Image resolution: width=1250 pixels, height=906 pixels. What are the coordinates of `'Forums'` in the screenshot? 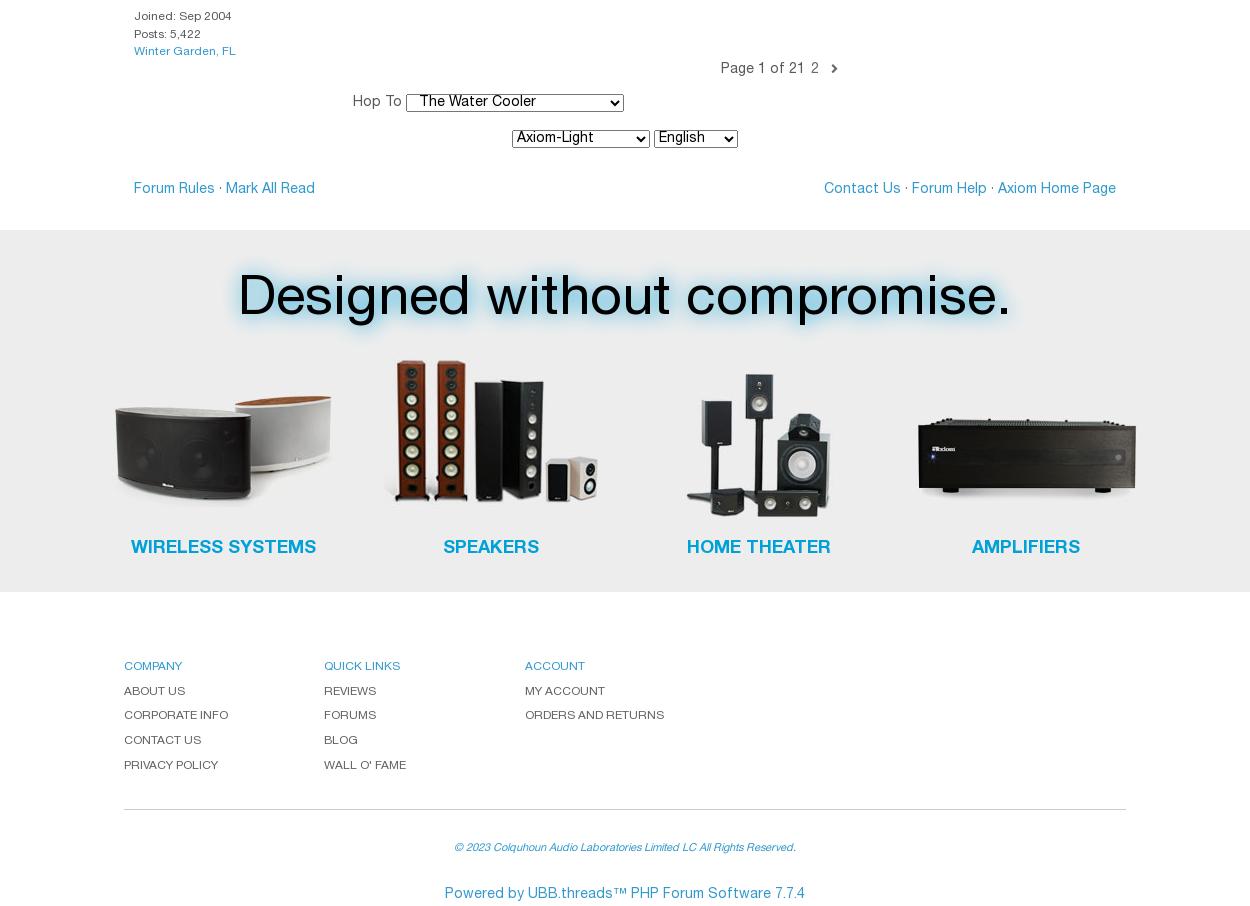 It's located at (349, 716).